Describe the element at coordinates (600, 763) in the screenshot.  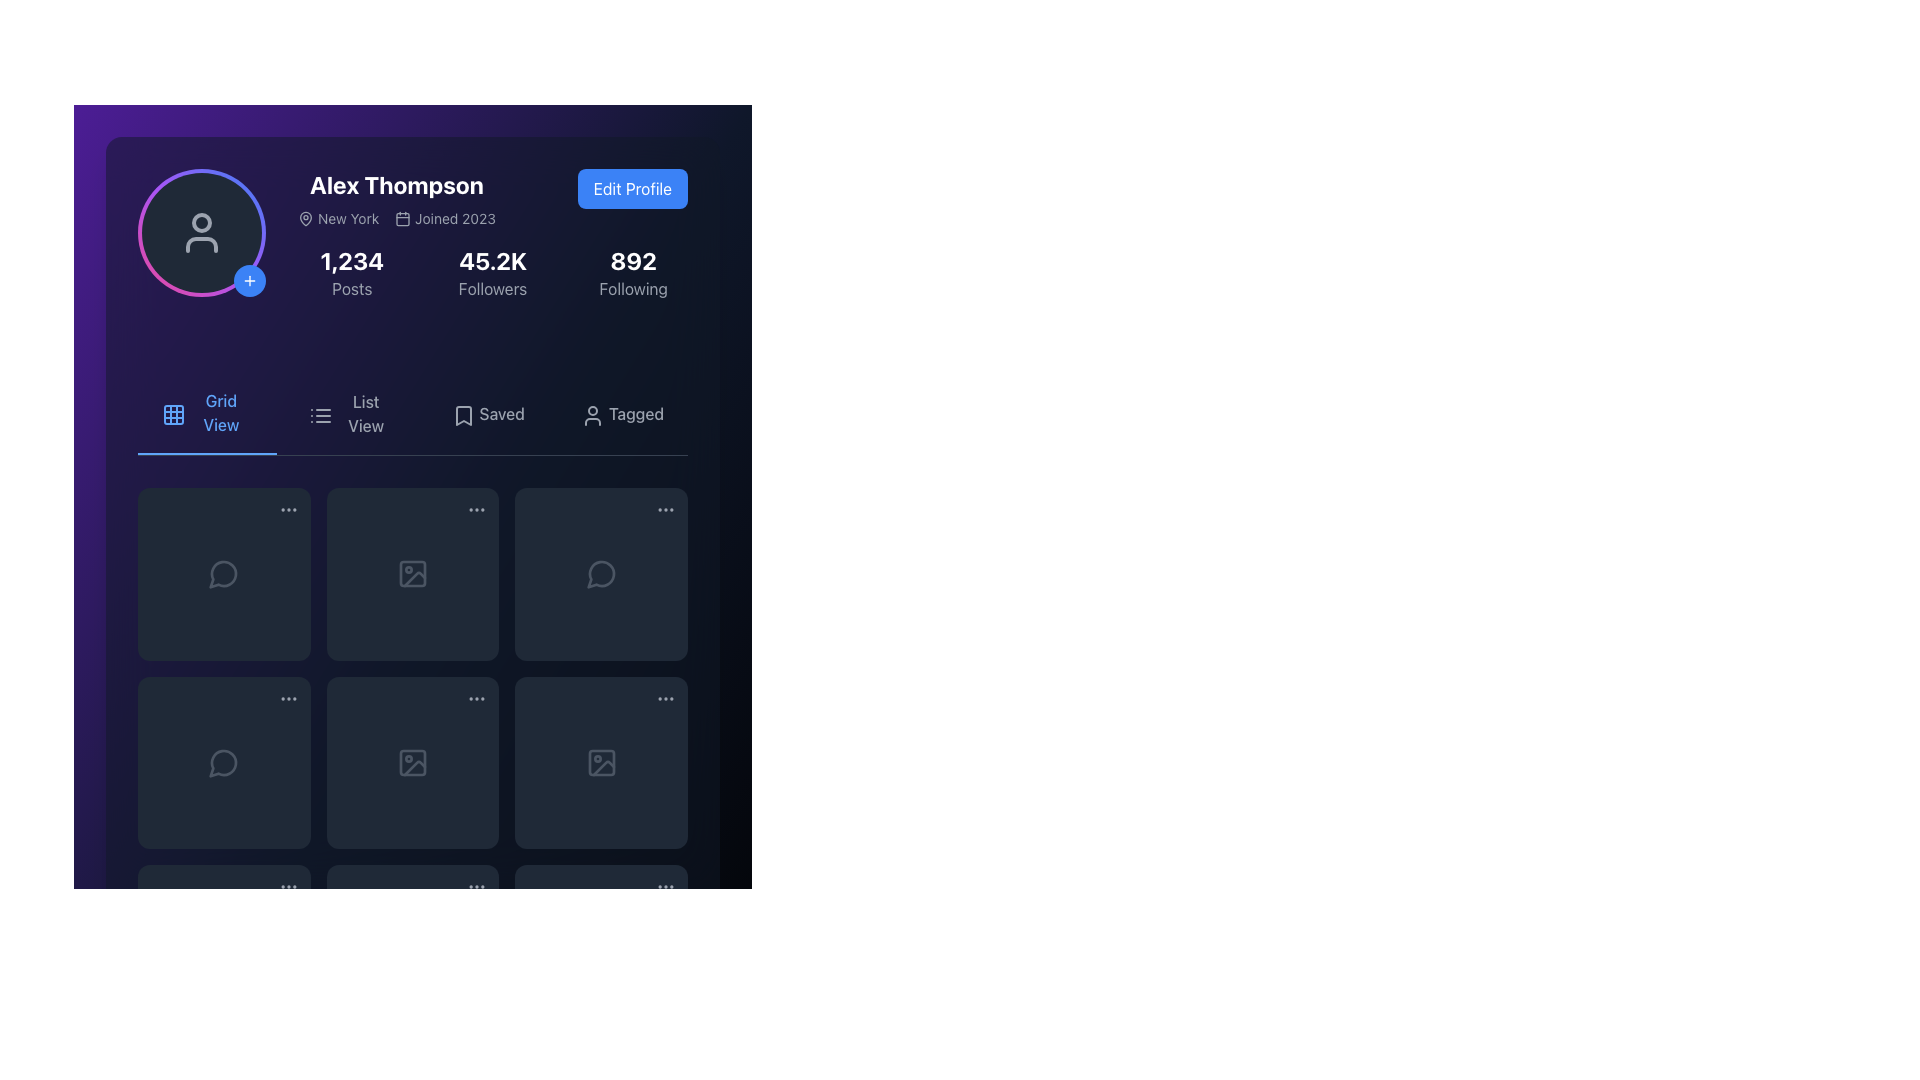
I see `the Interactive Image Placeholder with a dark background and rounded edges, featuring a gray image icon and three vertical dots` at that location.